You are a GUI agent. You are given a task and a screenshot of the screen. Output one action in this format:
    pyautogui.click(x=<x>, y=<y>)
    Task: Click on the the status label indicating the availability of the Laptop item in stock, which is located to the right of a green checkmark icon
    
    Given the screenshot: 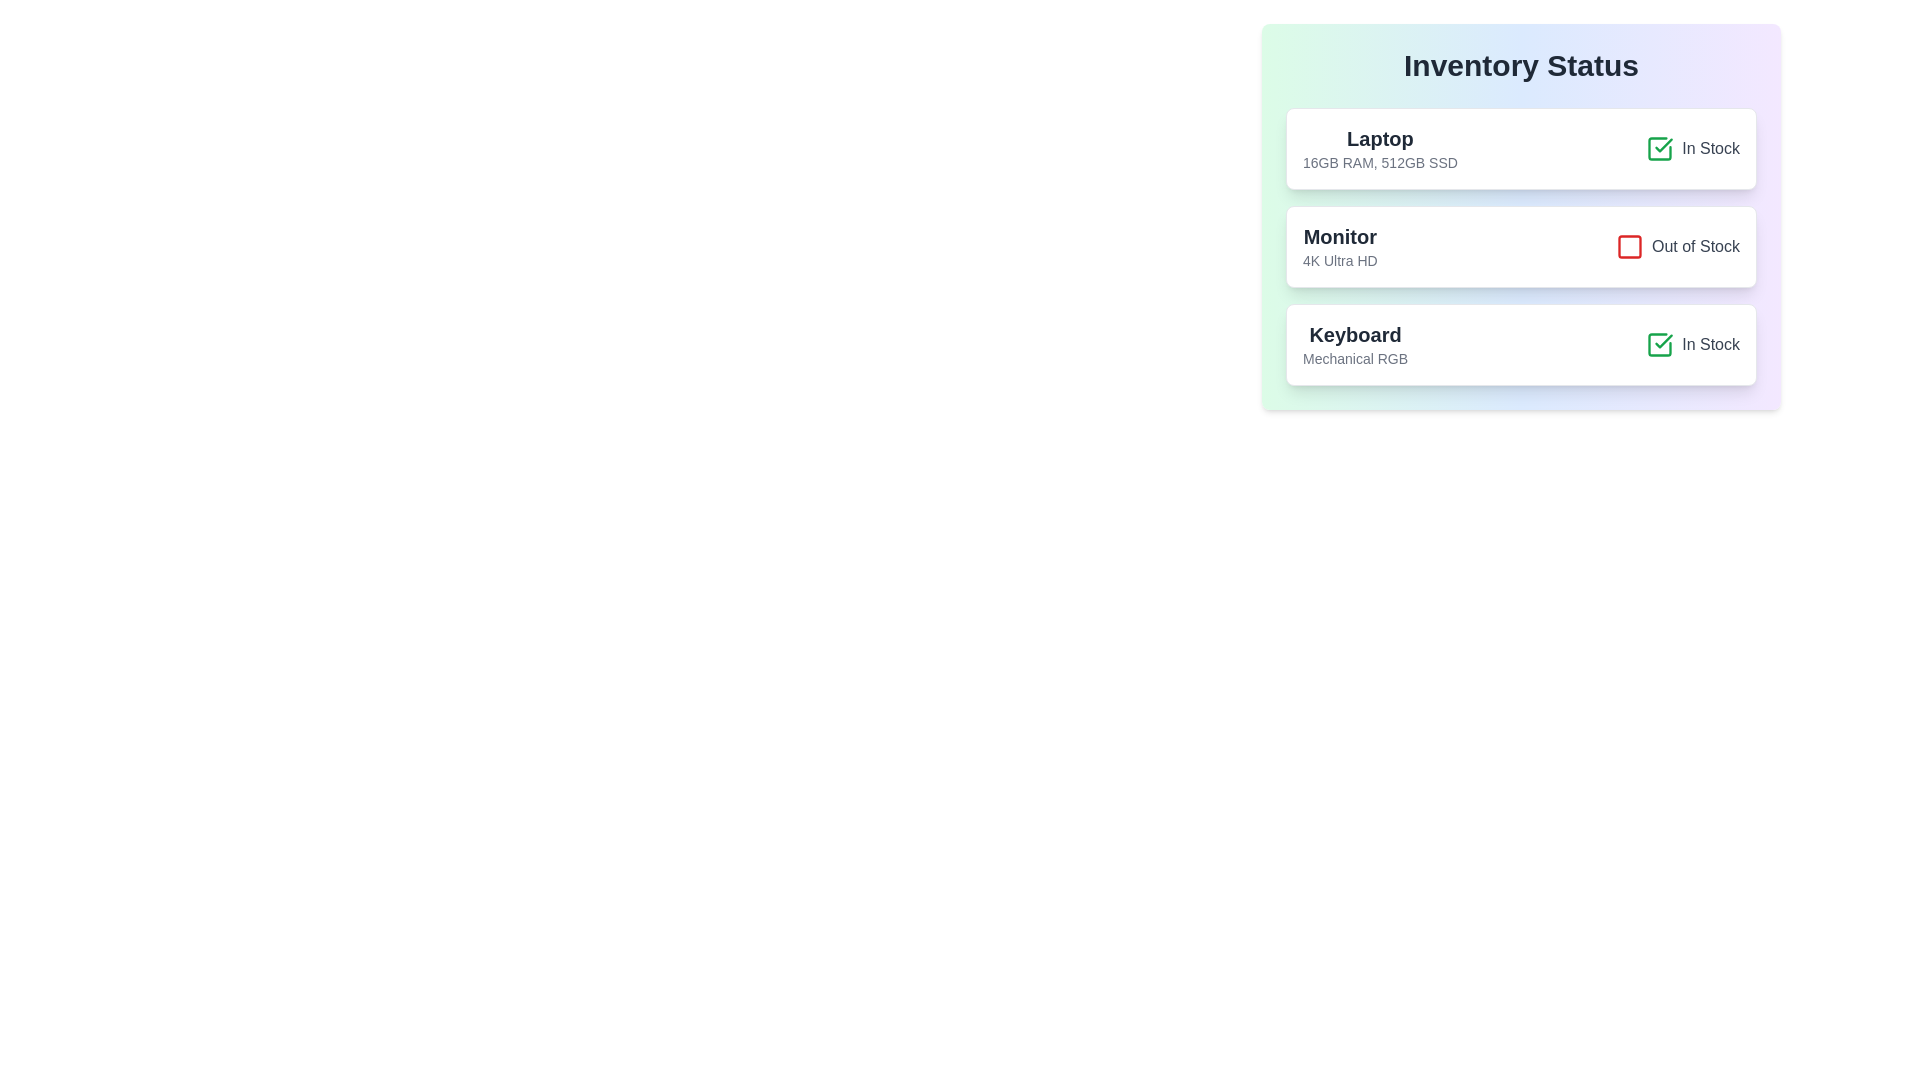 What is the action you would take?
    pyautogui.click(x=1710, y=148)
    